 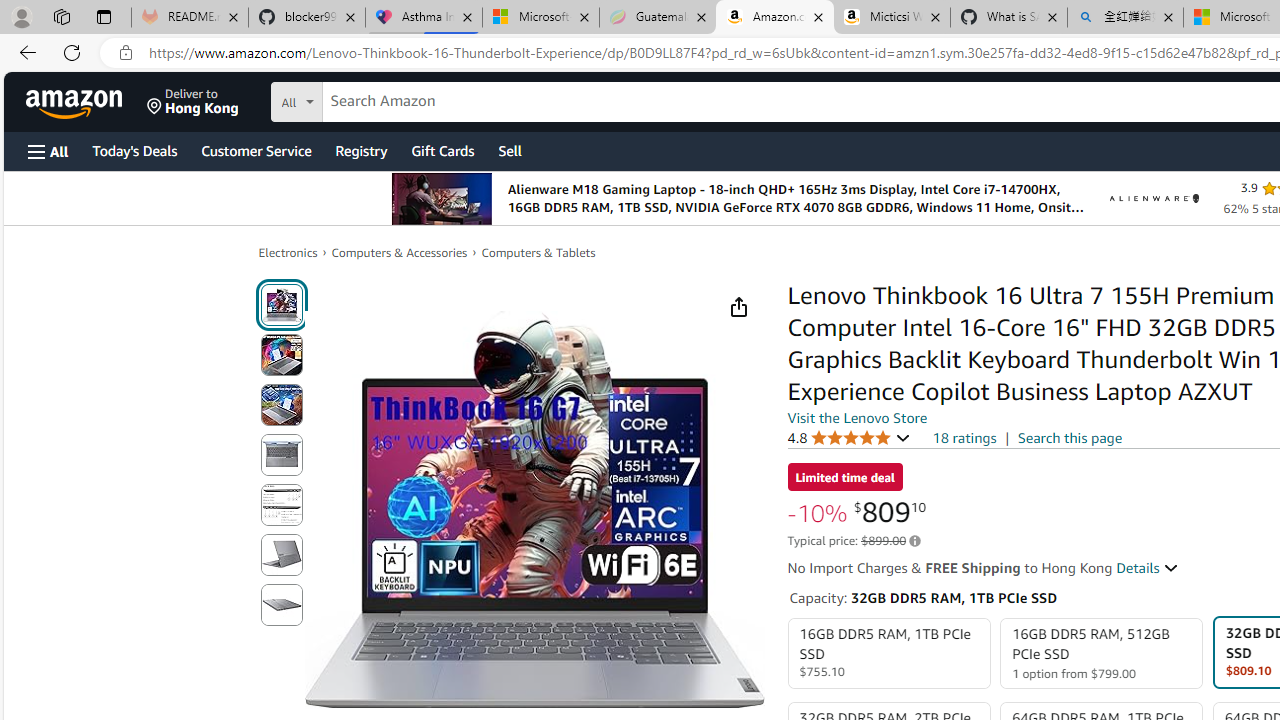 What do you see at coordinates (287, 251) in the screenshot?
I see `'Electronics'` at bounding box center [287, 251].